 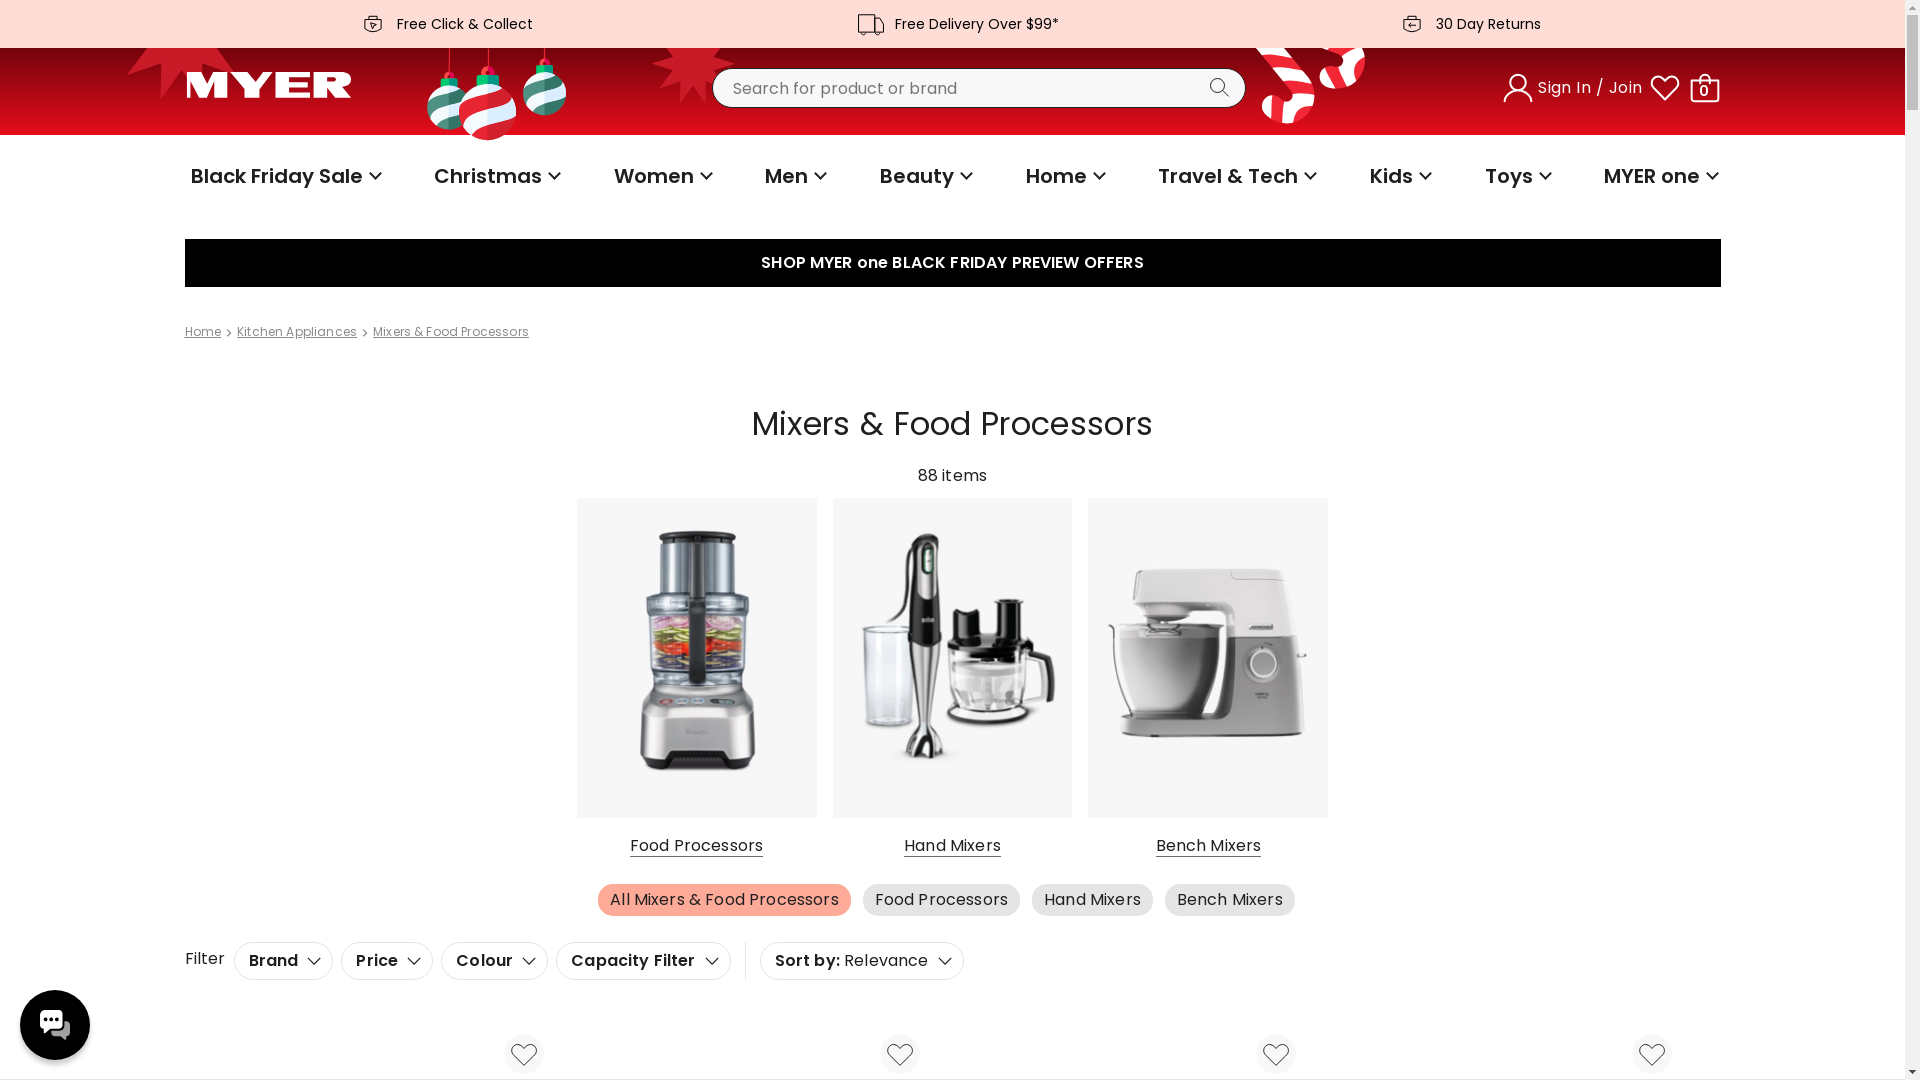 I want to click on 'Bench Mixers', so click(x=1165, y=898).